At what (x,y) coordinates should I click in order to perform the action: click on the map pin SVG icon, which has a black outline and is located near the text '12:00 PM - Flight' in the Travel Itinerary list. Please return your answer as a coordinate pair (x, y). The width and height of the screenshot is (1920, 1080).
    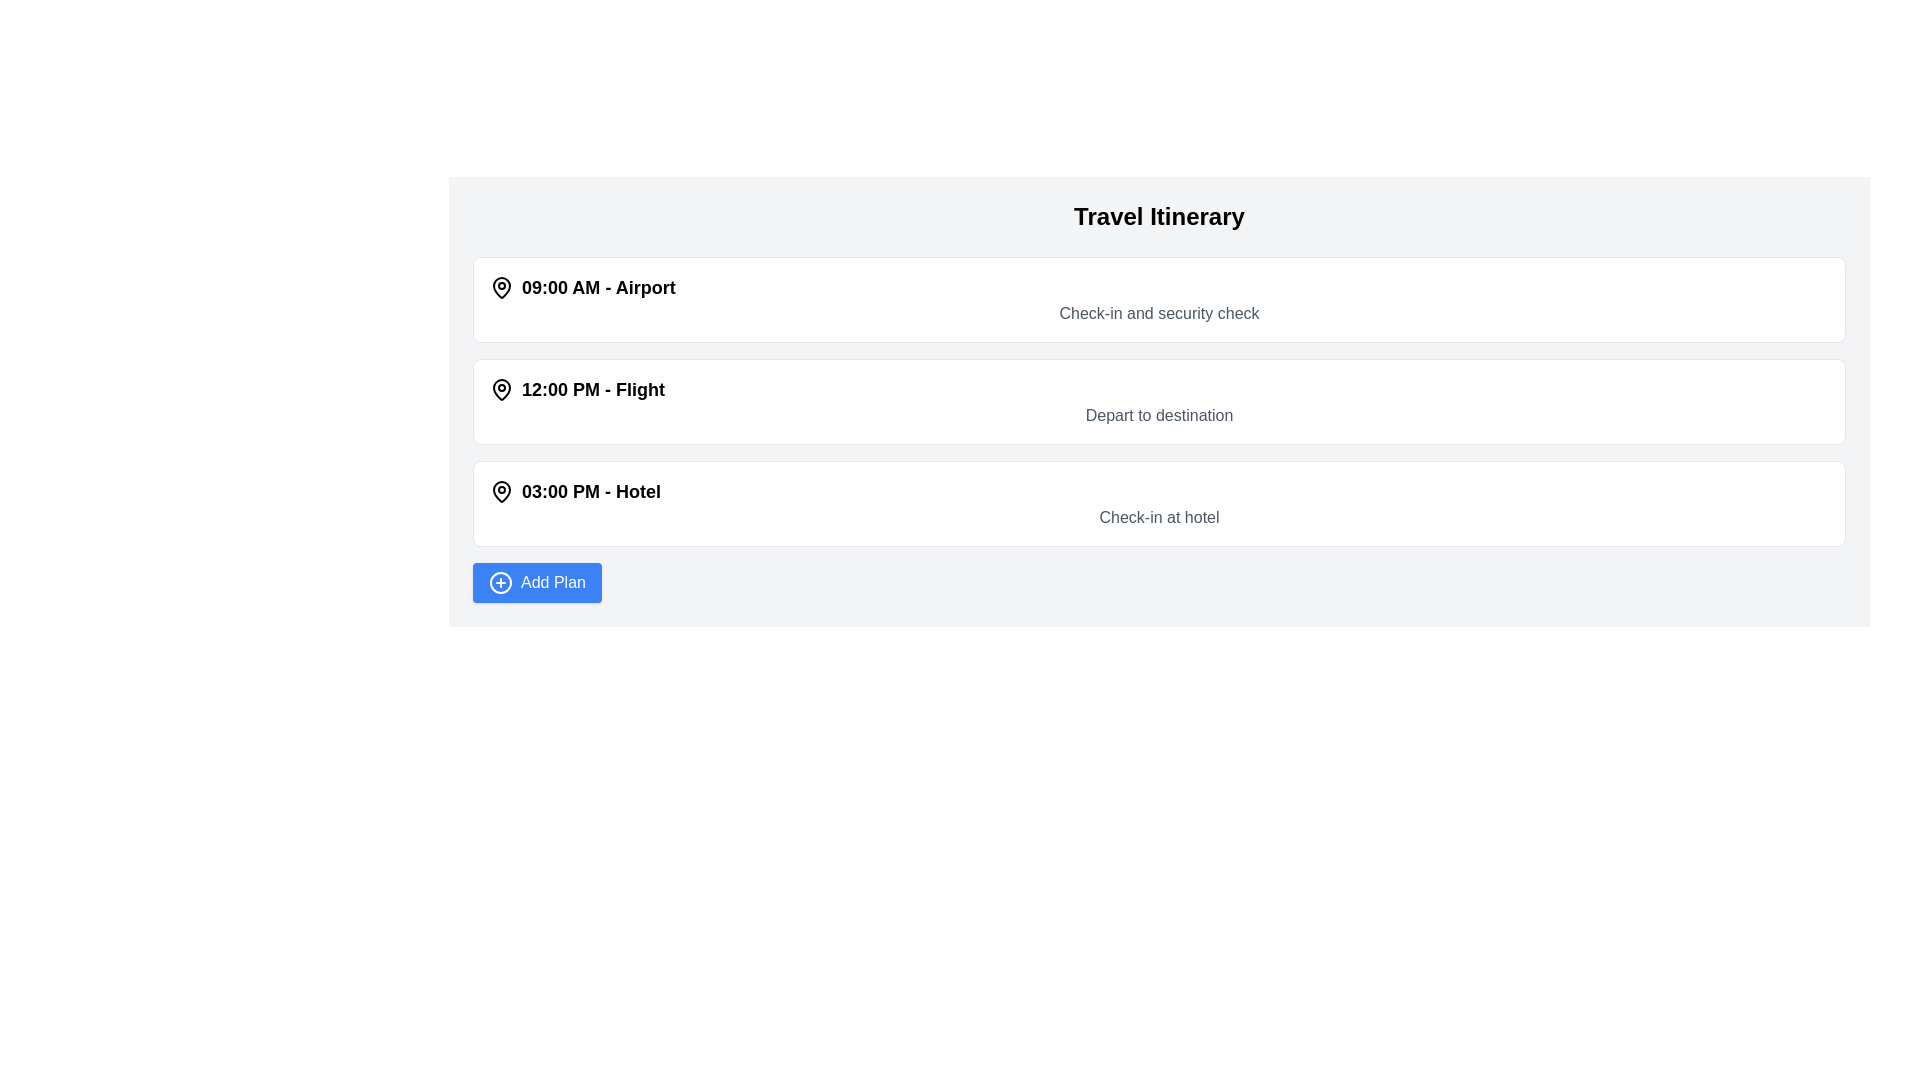
    Looking at the image, I should click on (502, 389).